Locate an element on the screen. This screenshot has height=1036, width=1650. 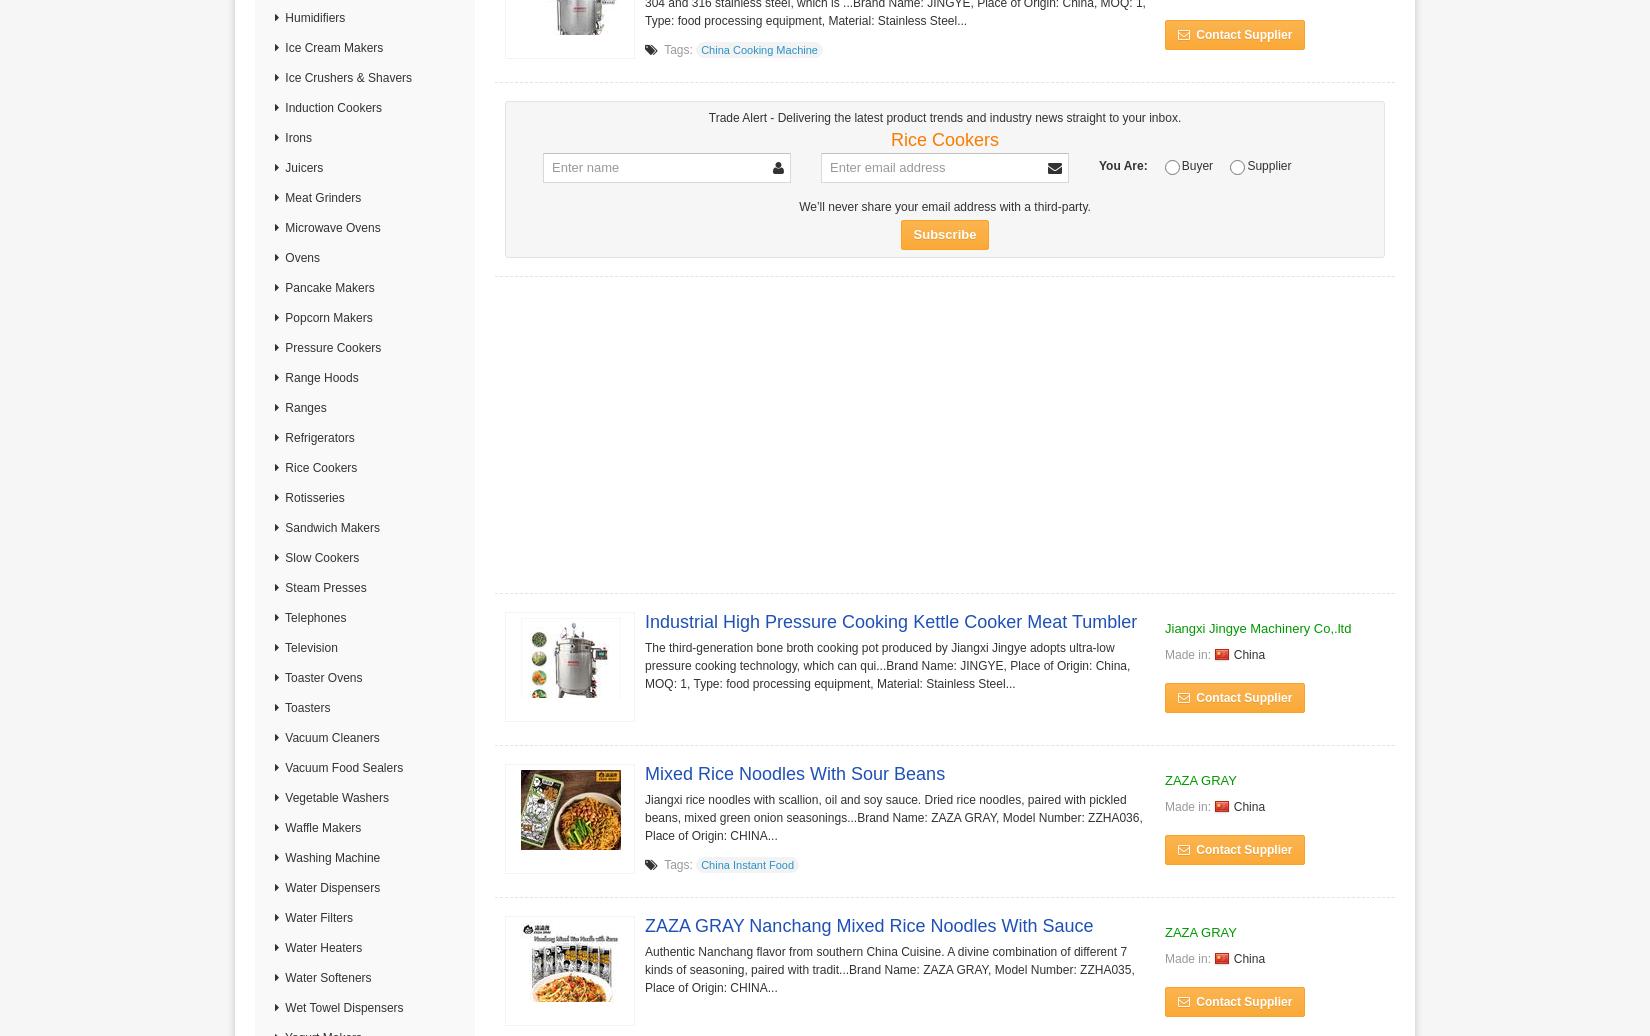
'Popcorn Makers' is located at coordinates (327, 317).